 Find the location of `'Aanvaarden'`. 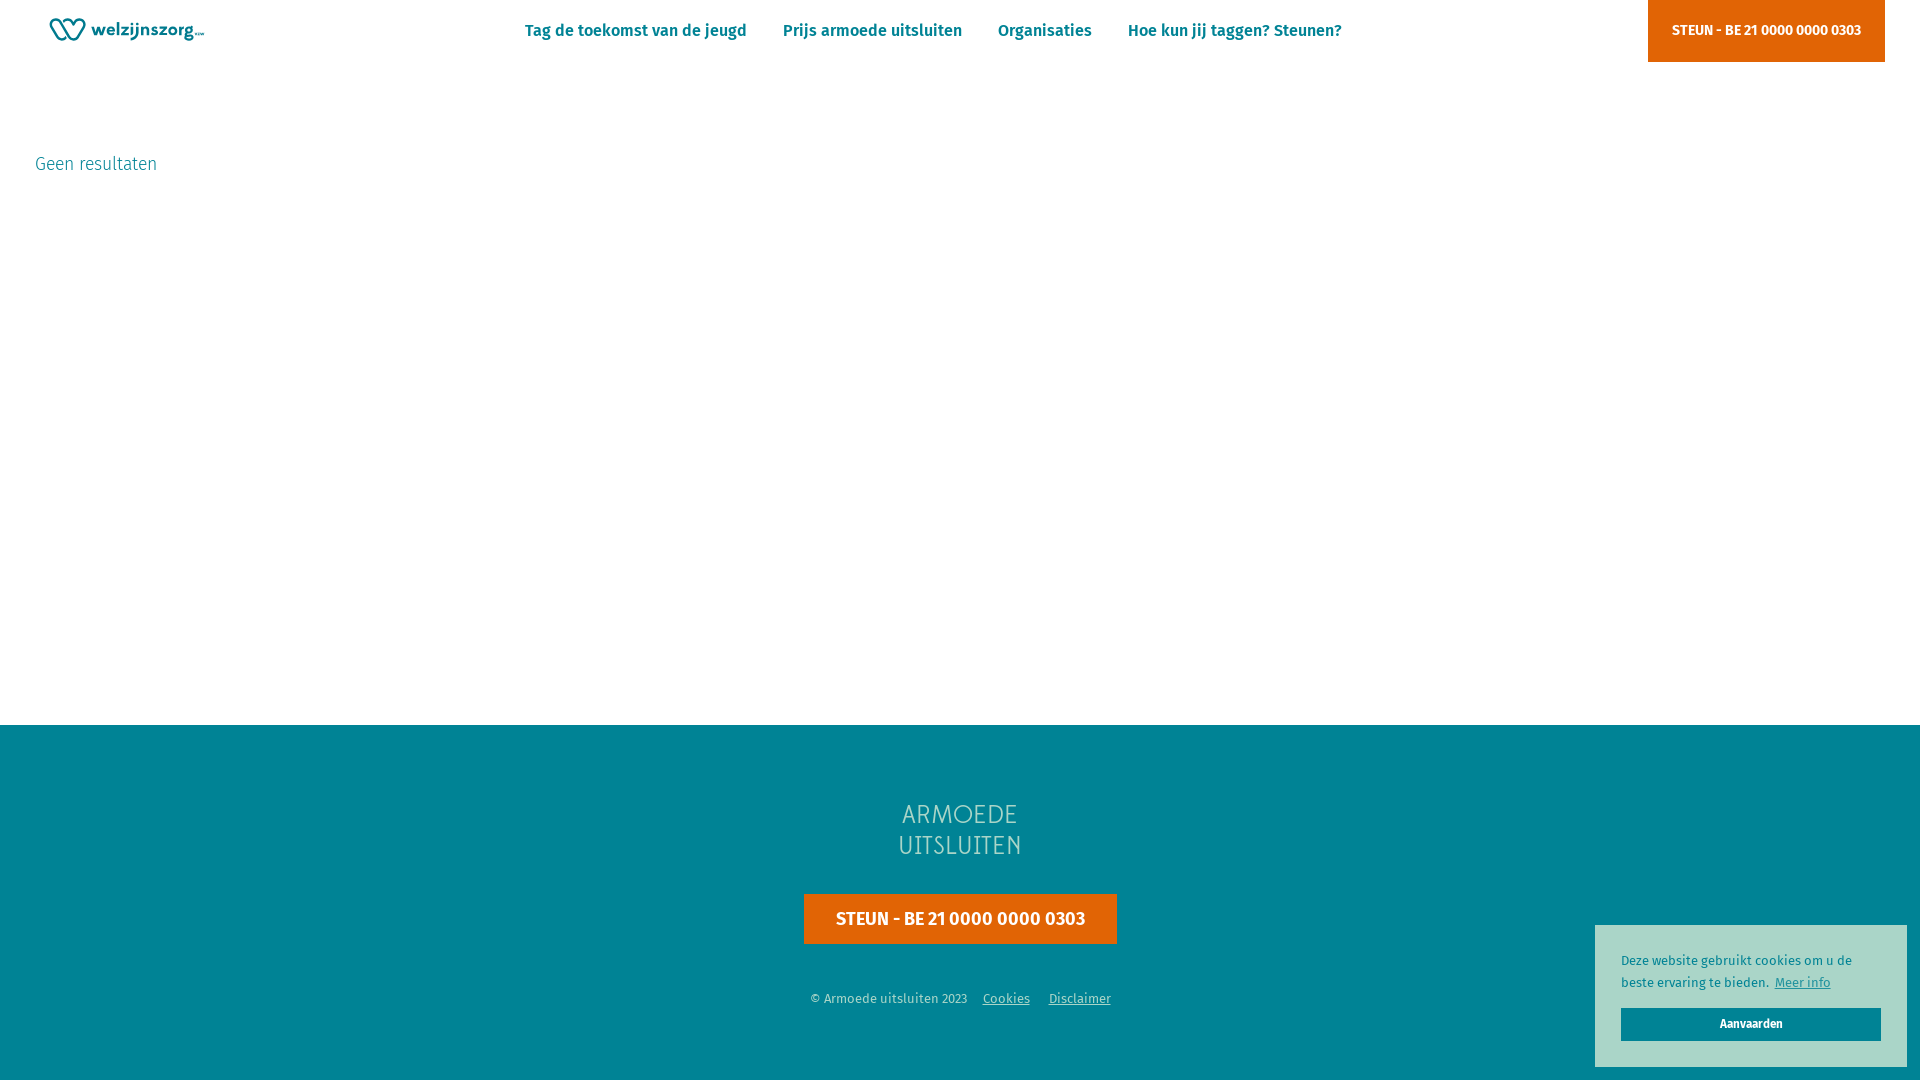

'Aanvaarden' is located at coordinates (1750, 1024).